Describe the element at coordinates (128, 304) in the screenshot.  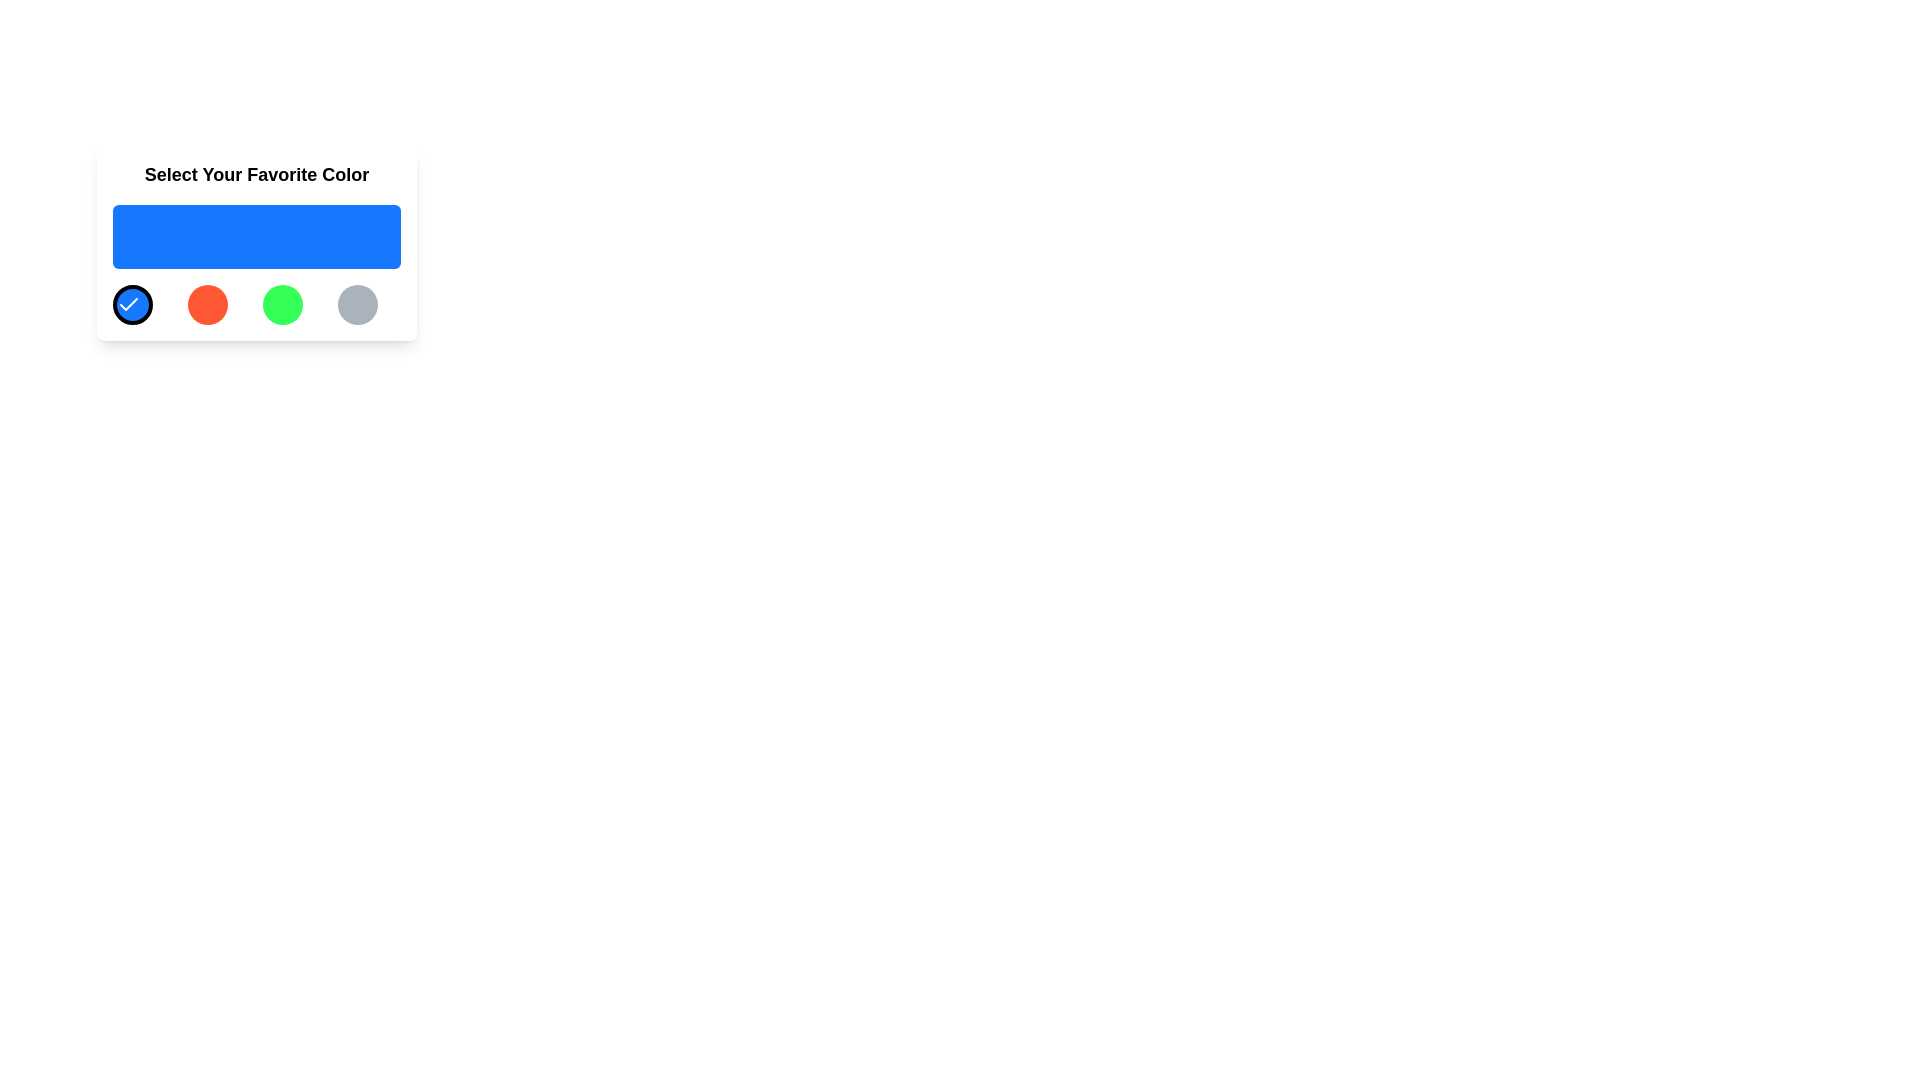
I see `the small checkmark-shaped icon located within the first circular black button with a blue background in a horizontal group of buttons` at that location.